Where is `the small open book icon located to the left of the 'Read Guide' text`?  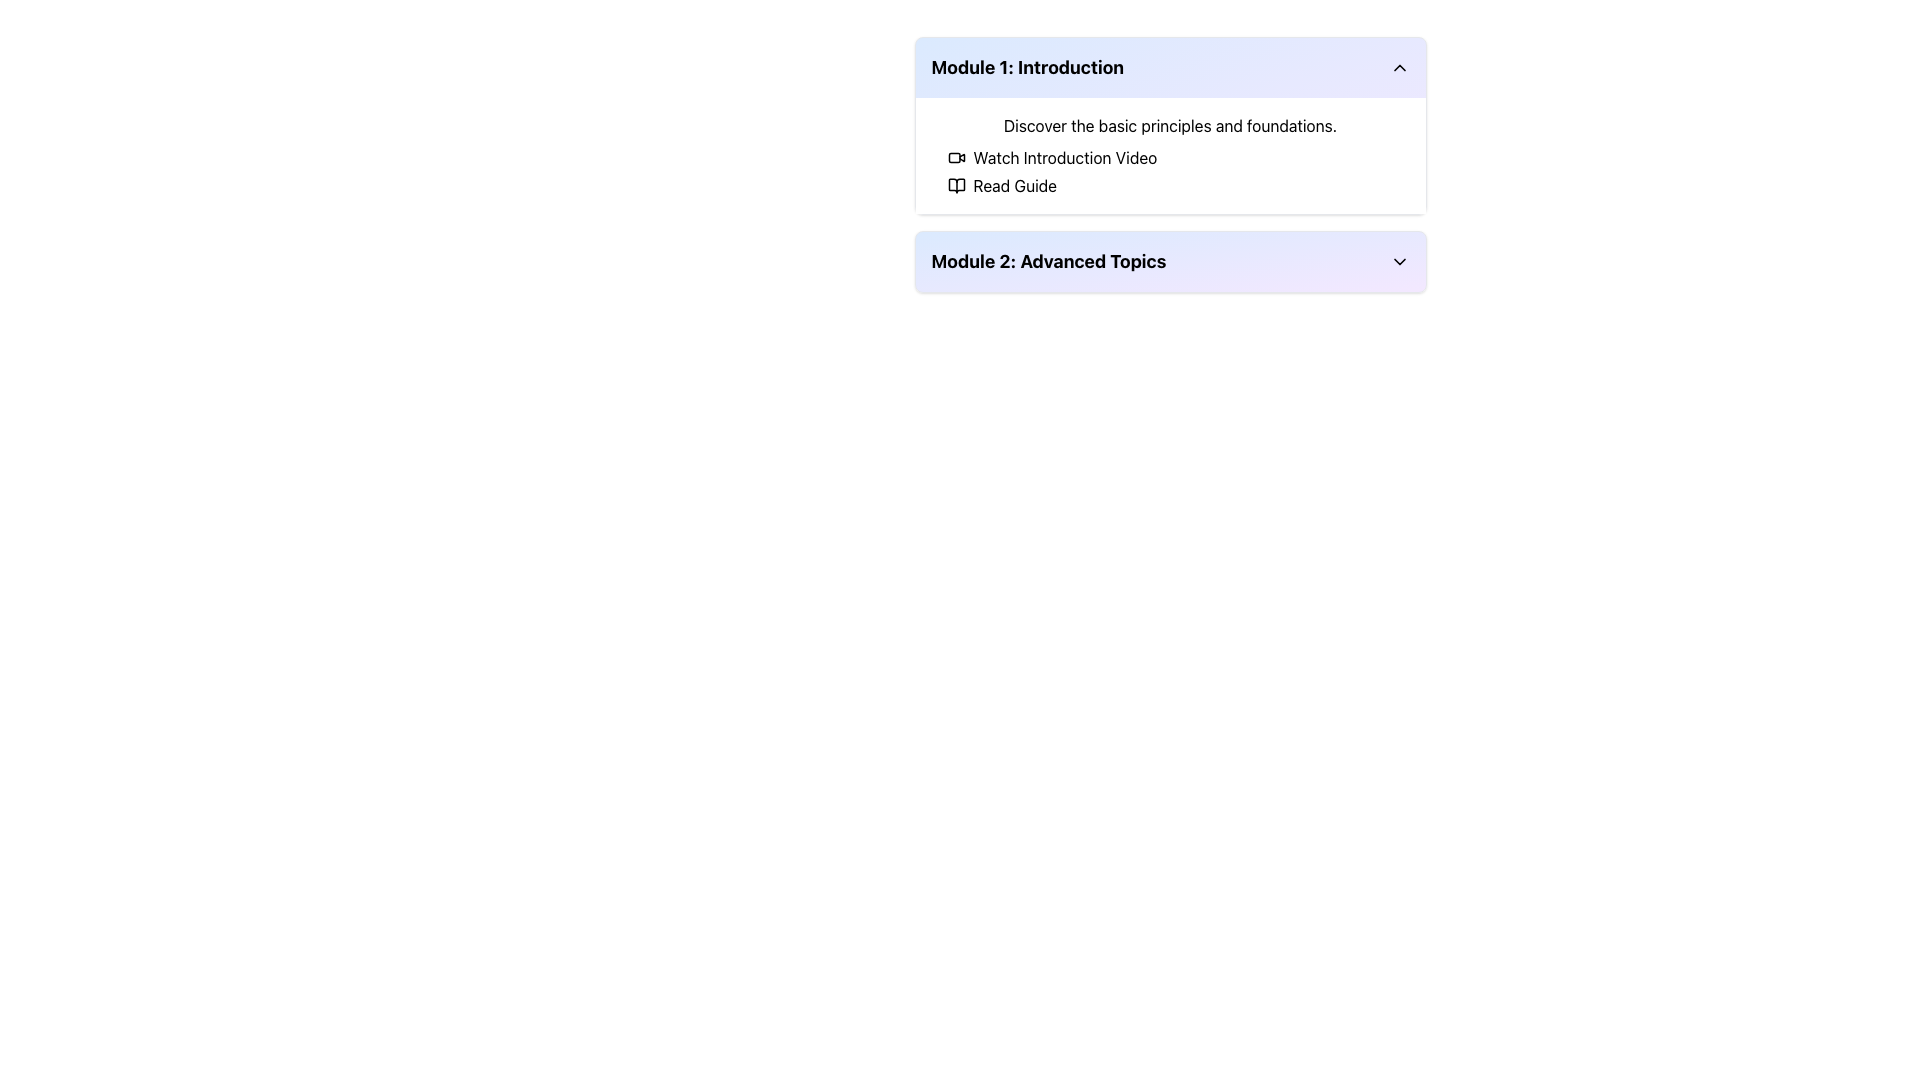
the small open book icon located to the left of the 'Read Guide' text is located at coordinates (955, 185).